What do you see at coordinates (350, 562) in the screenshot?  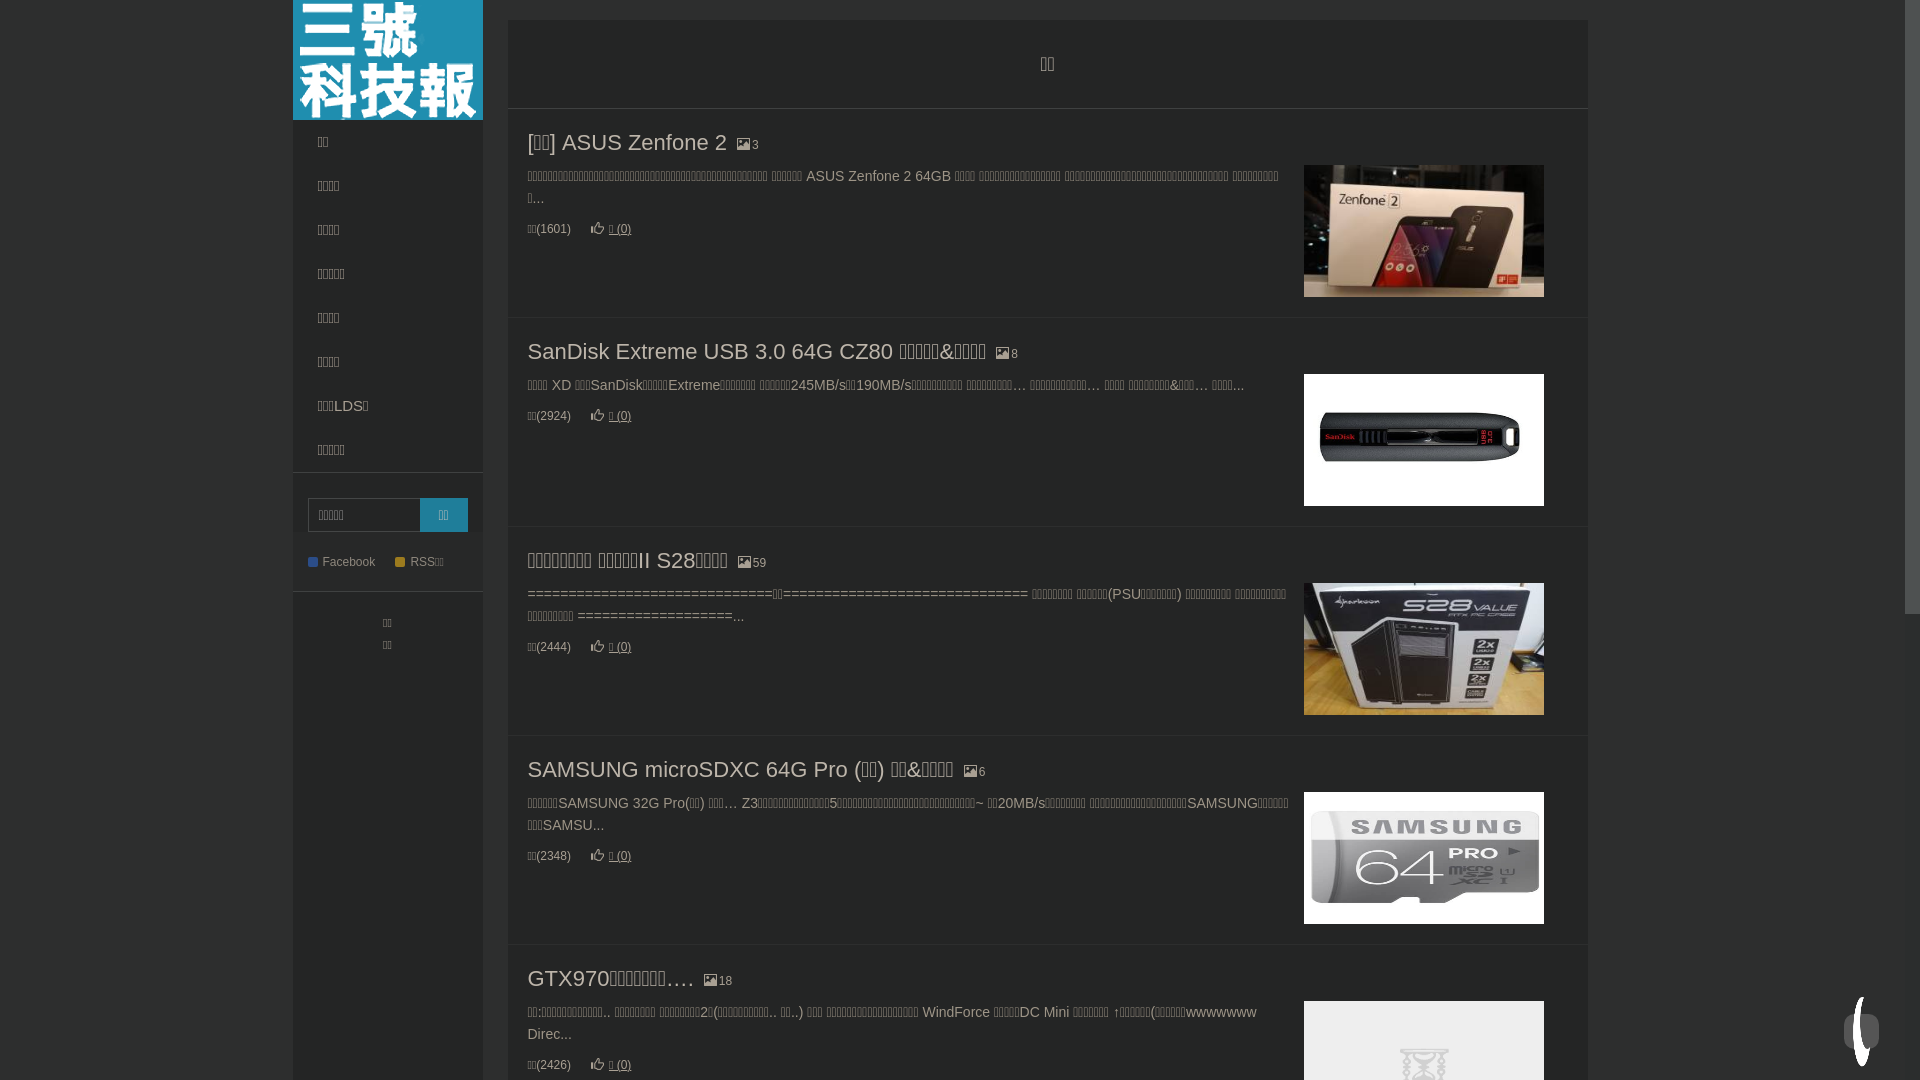 I see `'Facebook'` at bounding box center [350, 562].